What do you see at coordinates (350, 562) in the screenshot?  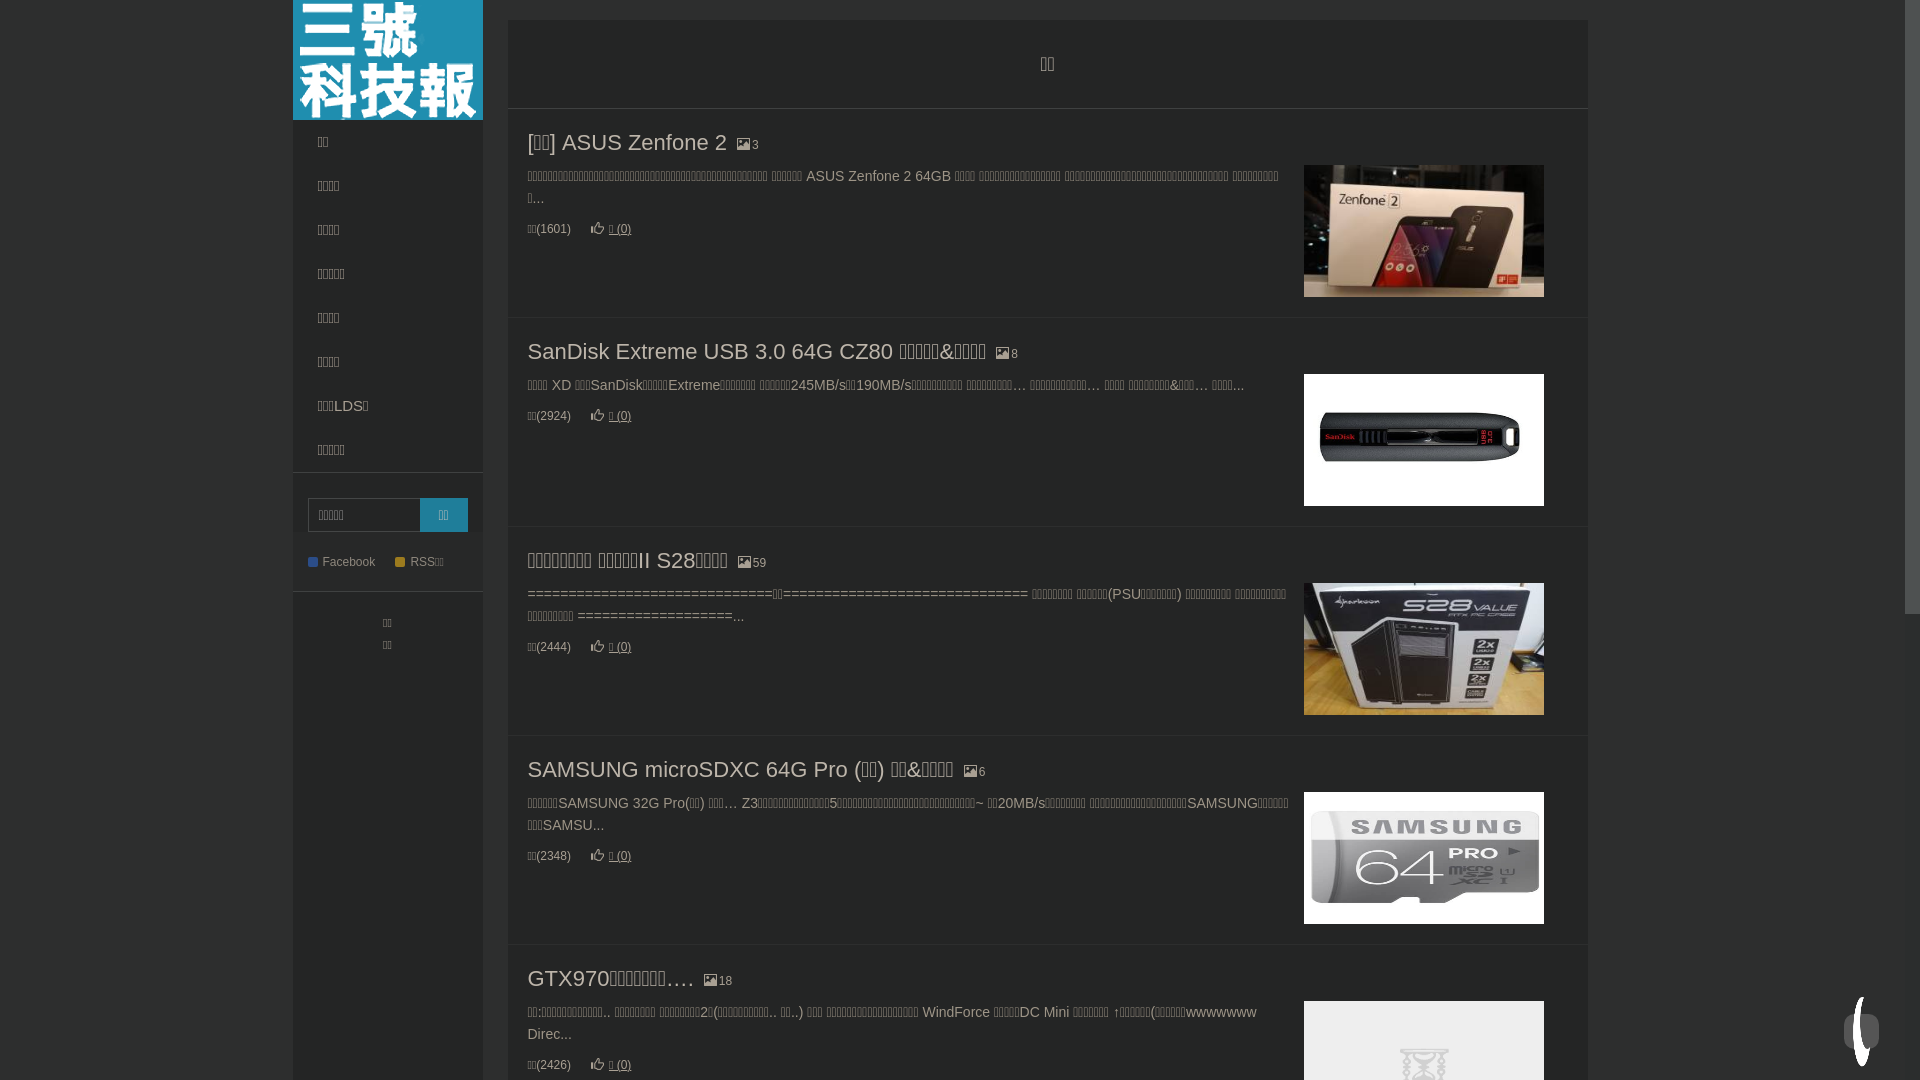 I see `'Facebook'` at bounding box center [350, 562].